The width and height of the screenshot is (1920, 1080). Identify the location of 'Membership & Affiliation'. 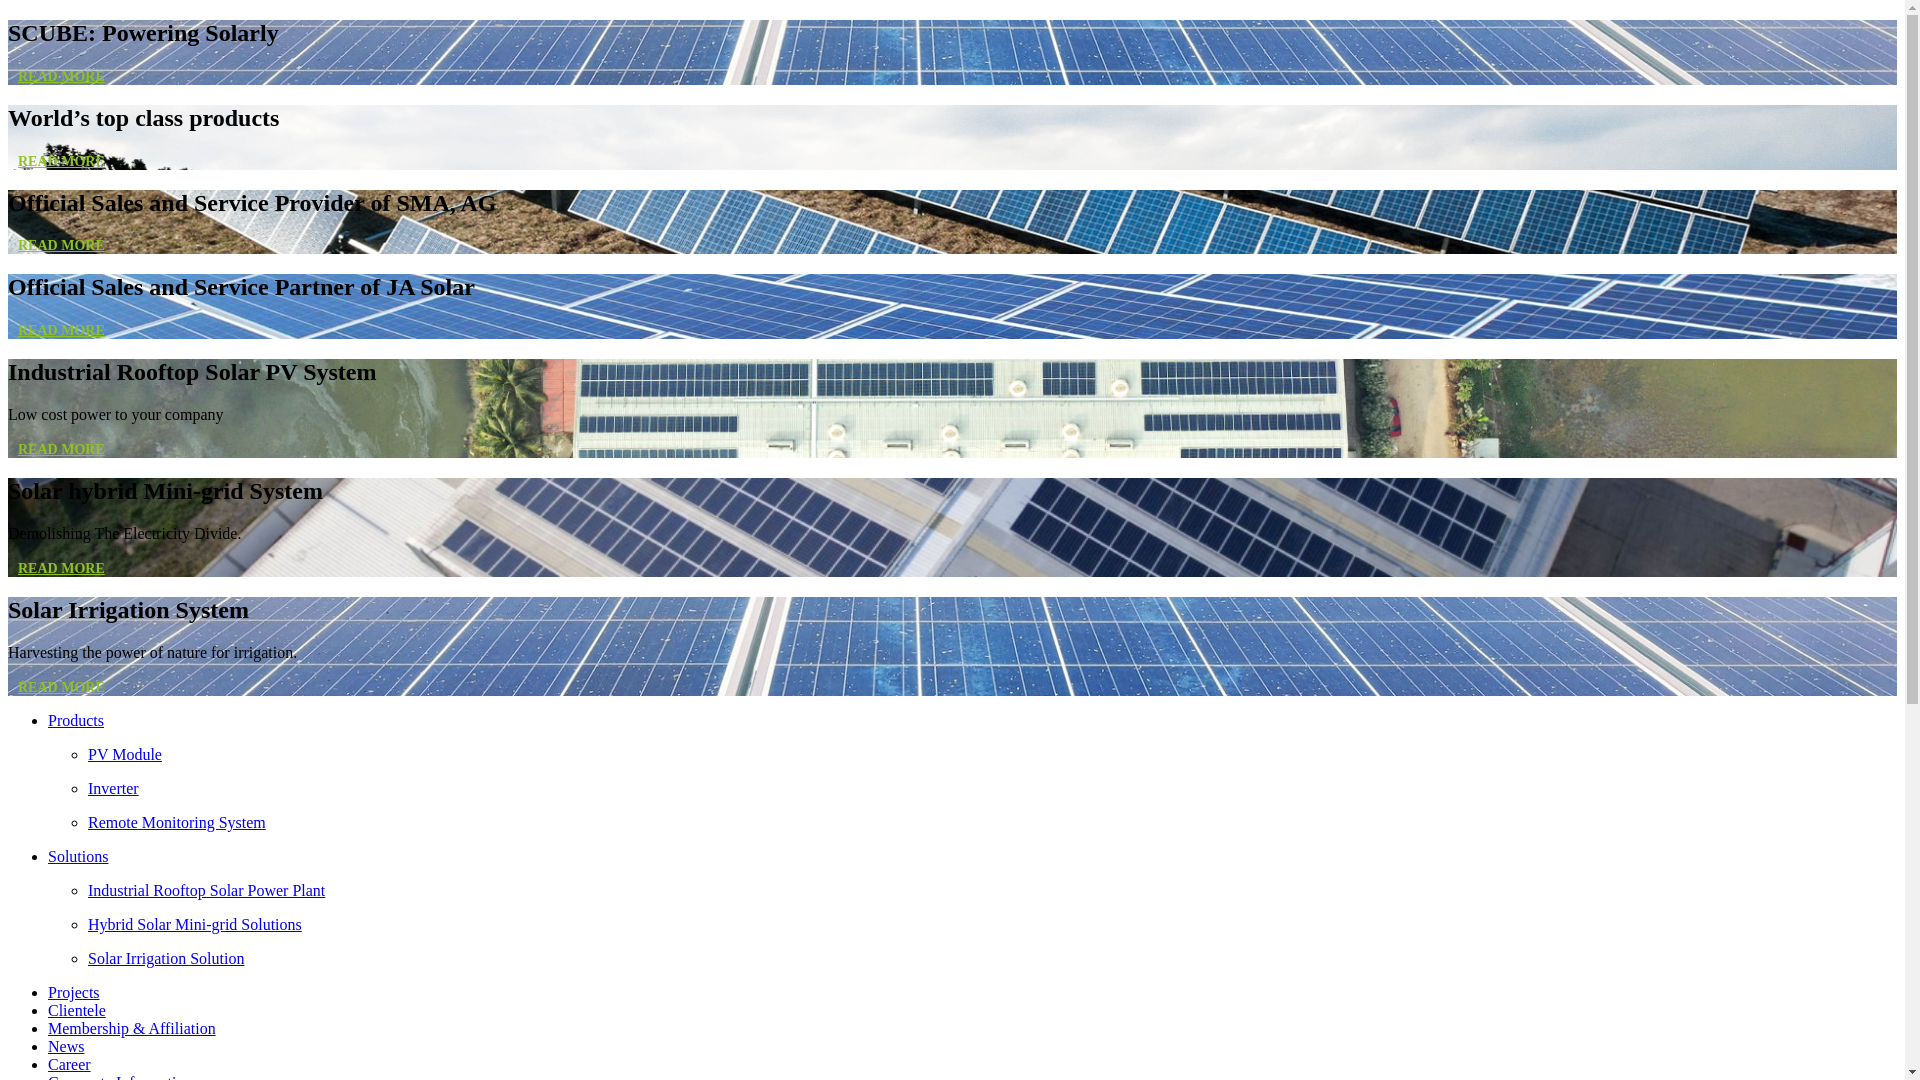
(131, 1028).